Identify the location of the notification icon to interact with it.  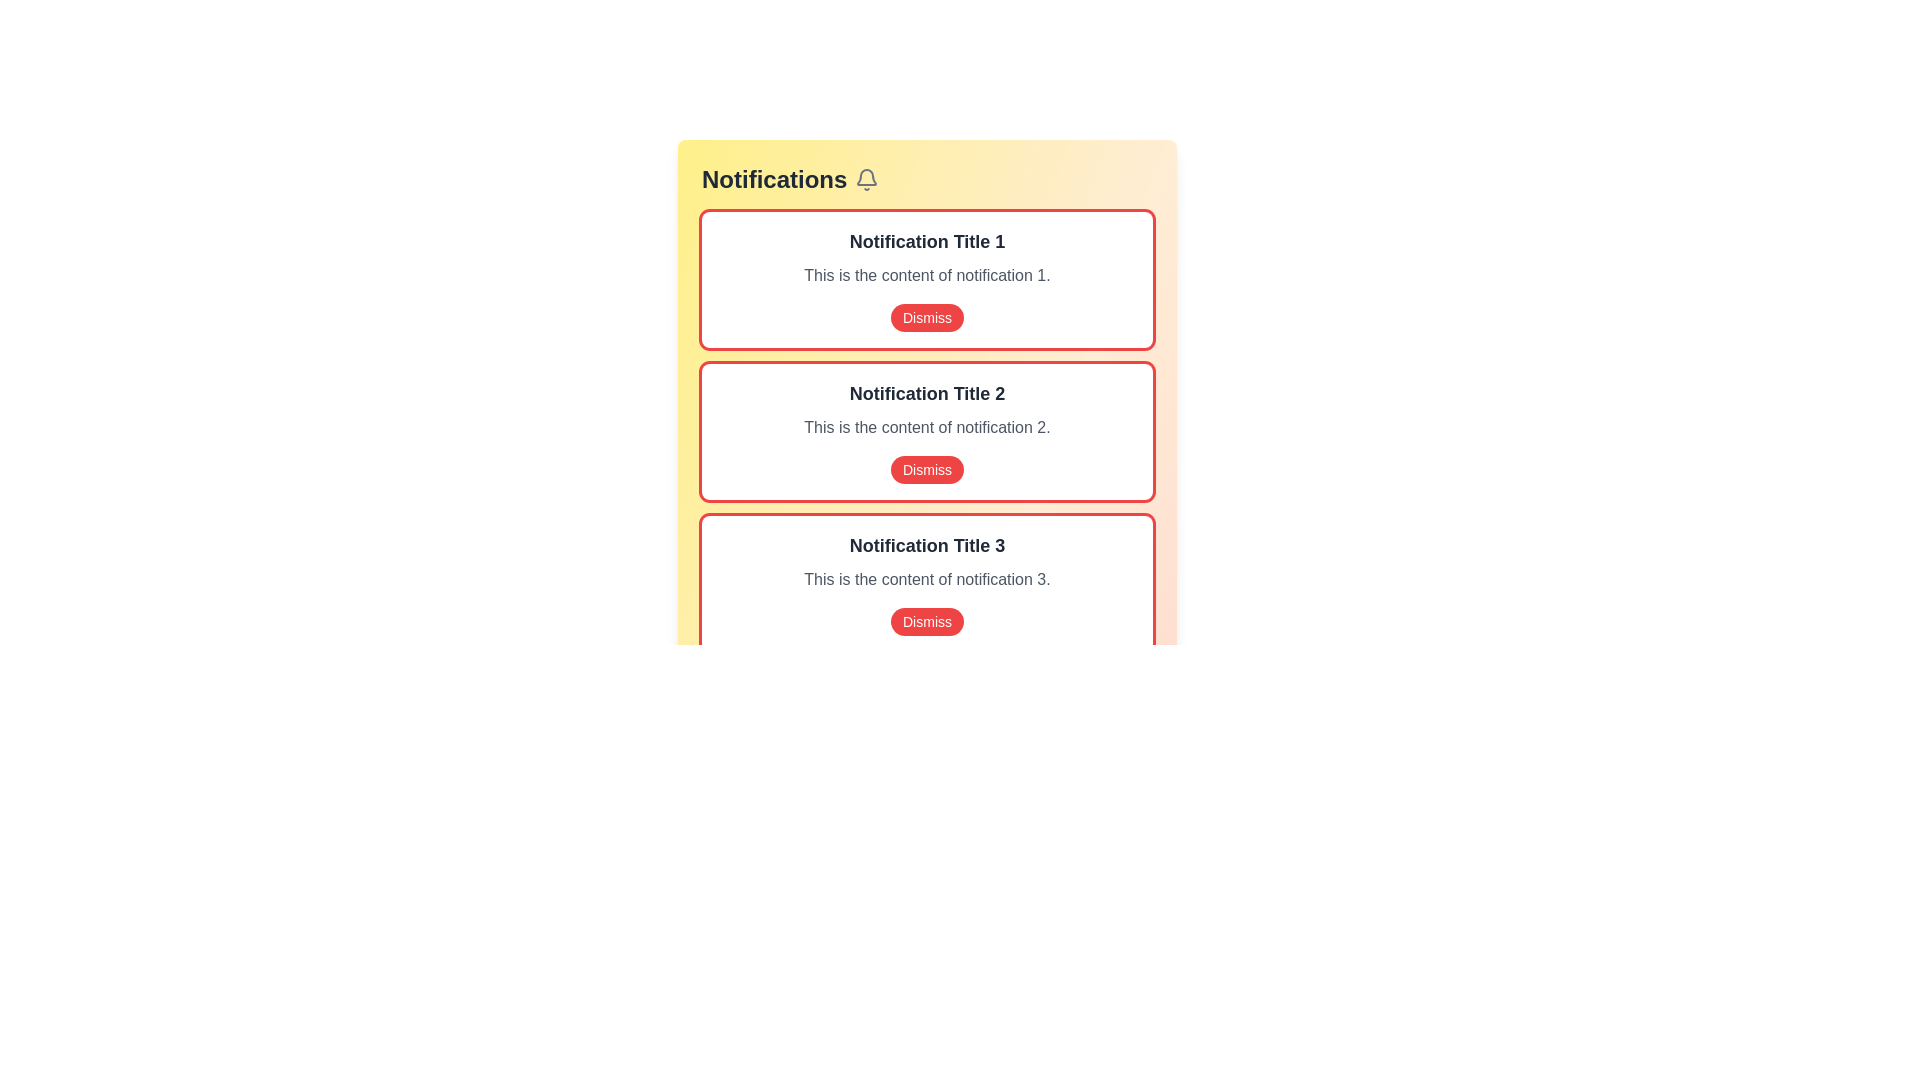
(867, 180).